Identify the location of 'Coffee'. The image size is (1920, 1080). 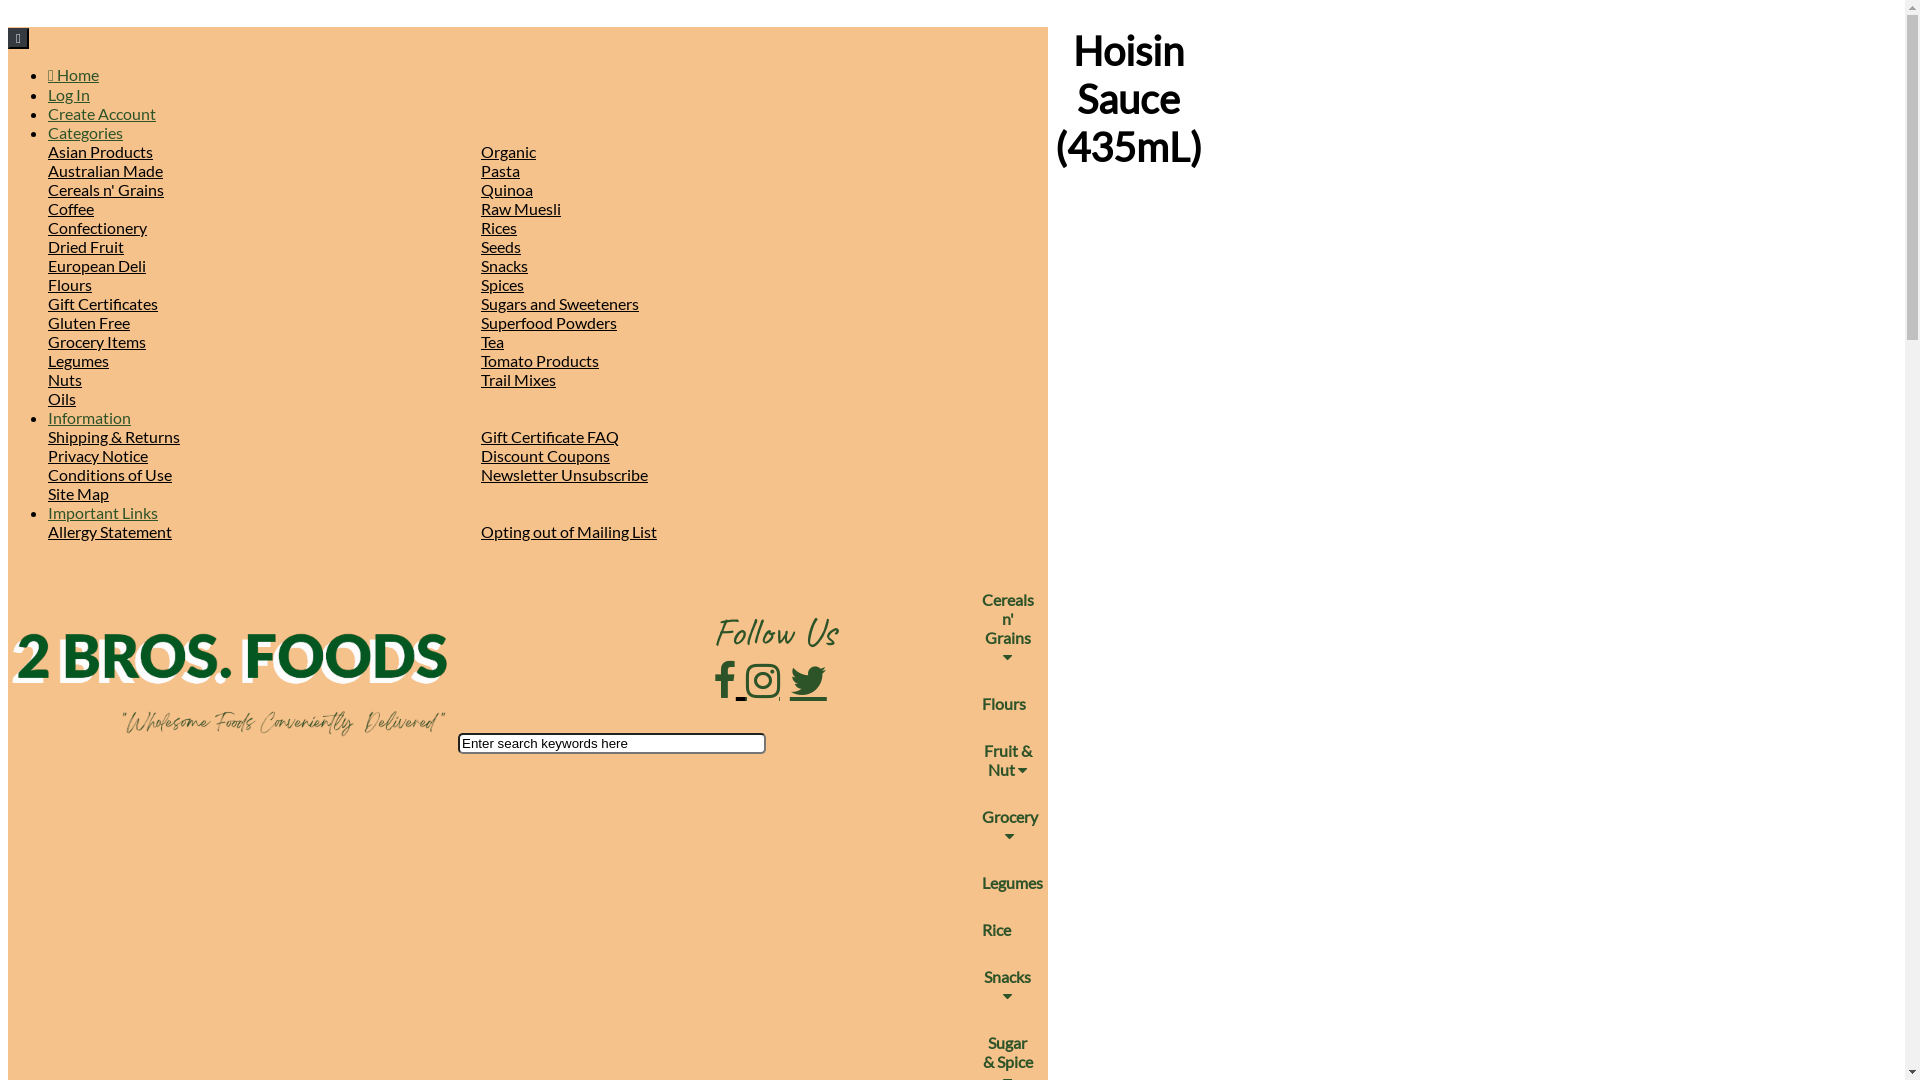
(48, 208).